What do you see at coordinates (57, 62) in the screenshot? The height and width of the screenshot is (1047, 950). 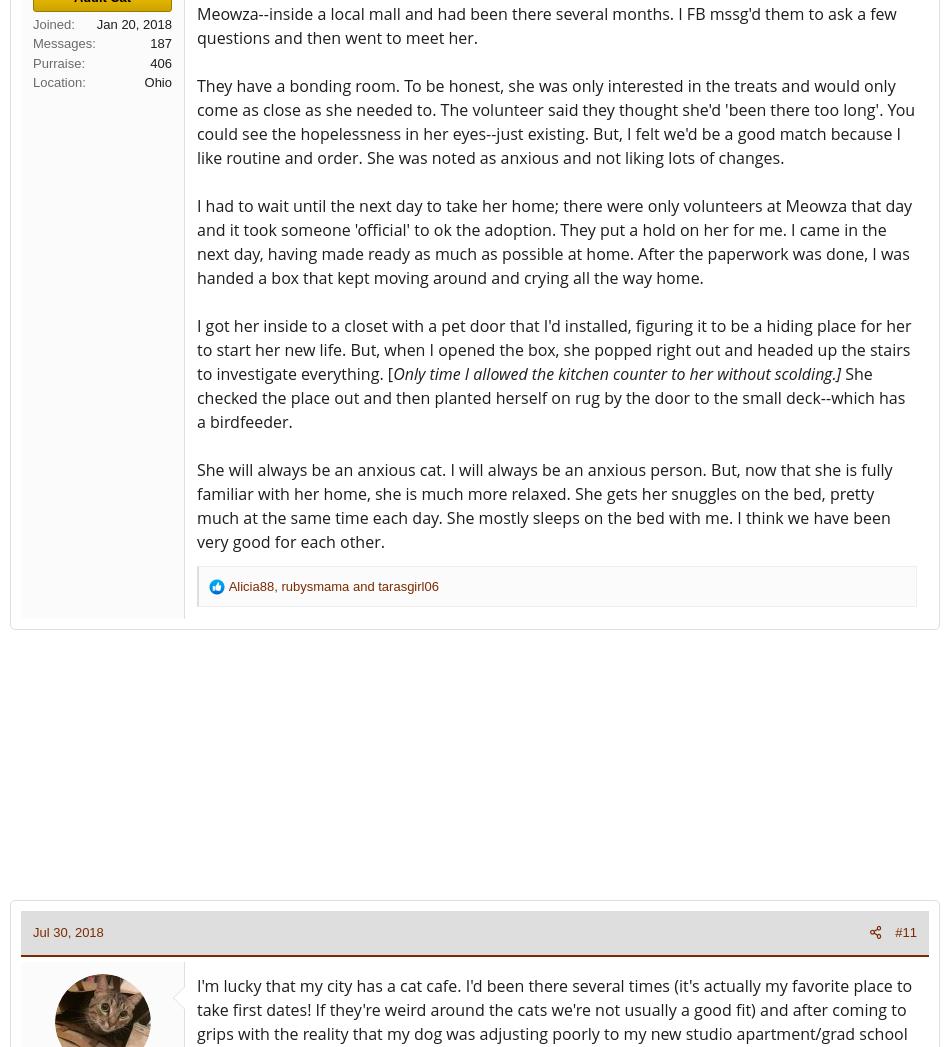 I see `'Purraise'` at bounding box center [57, 62].